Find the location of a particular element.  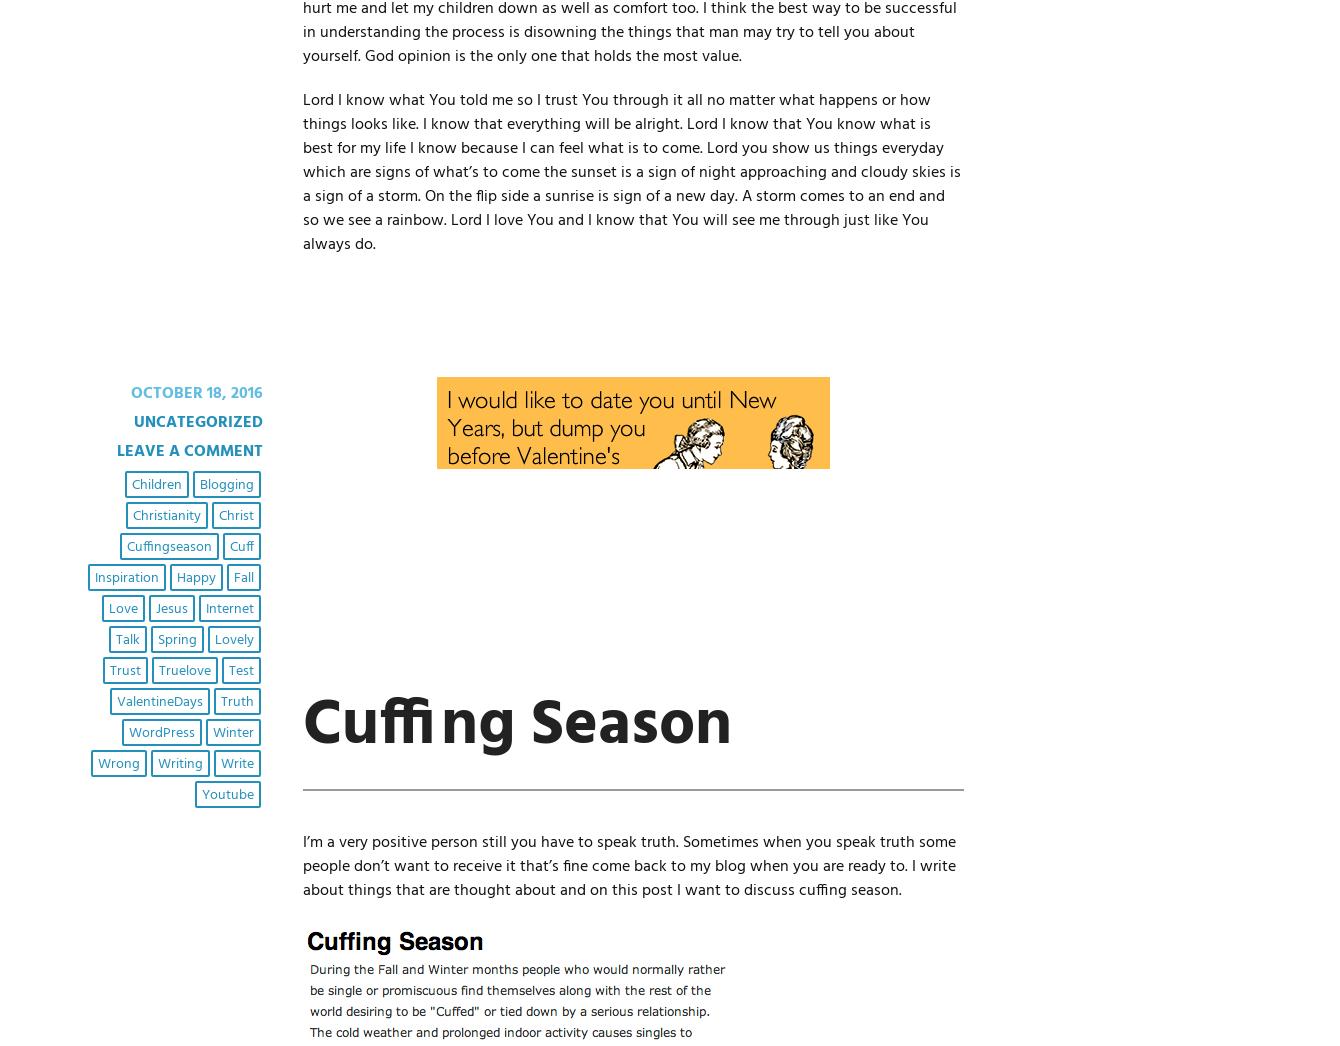

'Lord I know what You told me so I trust You through it all no matter what happens or how things looks like. I know that everything will be alright. Lord I know that You know what is best for my life I know because I can feel what is to come. Lord you show us things everyday which are signs of what’s to come the sunset is a sign of night approaching and cloudy skies is a sign of a storm. On the flip side a sunrise is sign of a new day. A storm comes to an end and so we see a rainbow. Lord I love You and I know that You will see me through just like You always do.' is located at coordinates (630, 173).